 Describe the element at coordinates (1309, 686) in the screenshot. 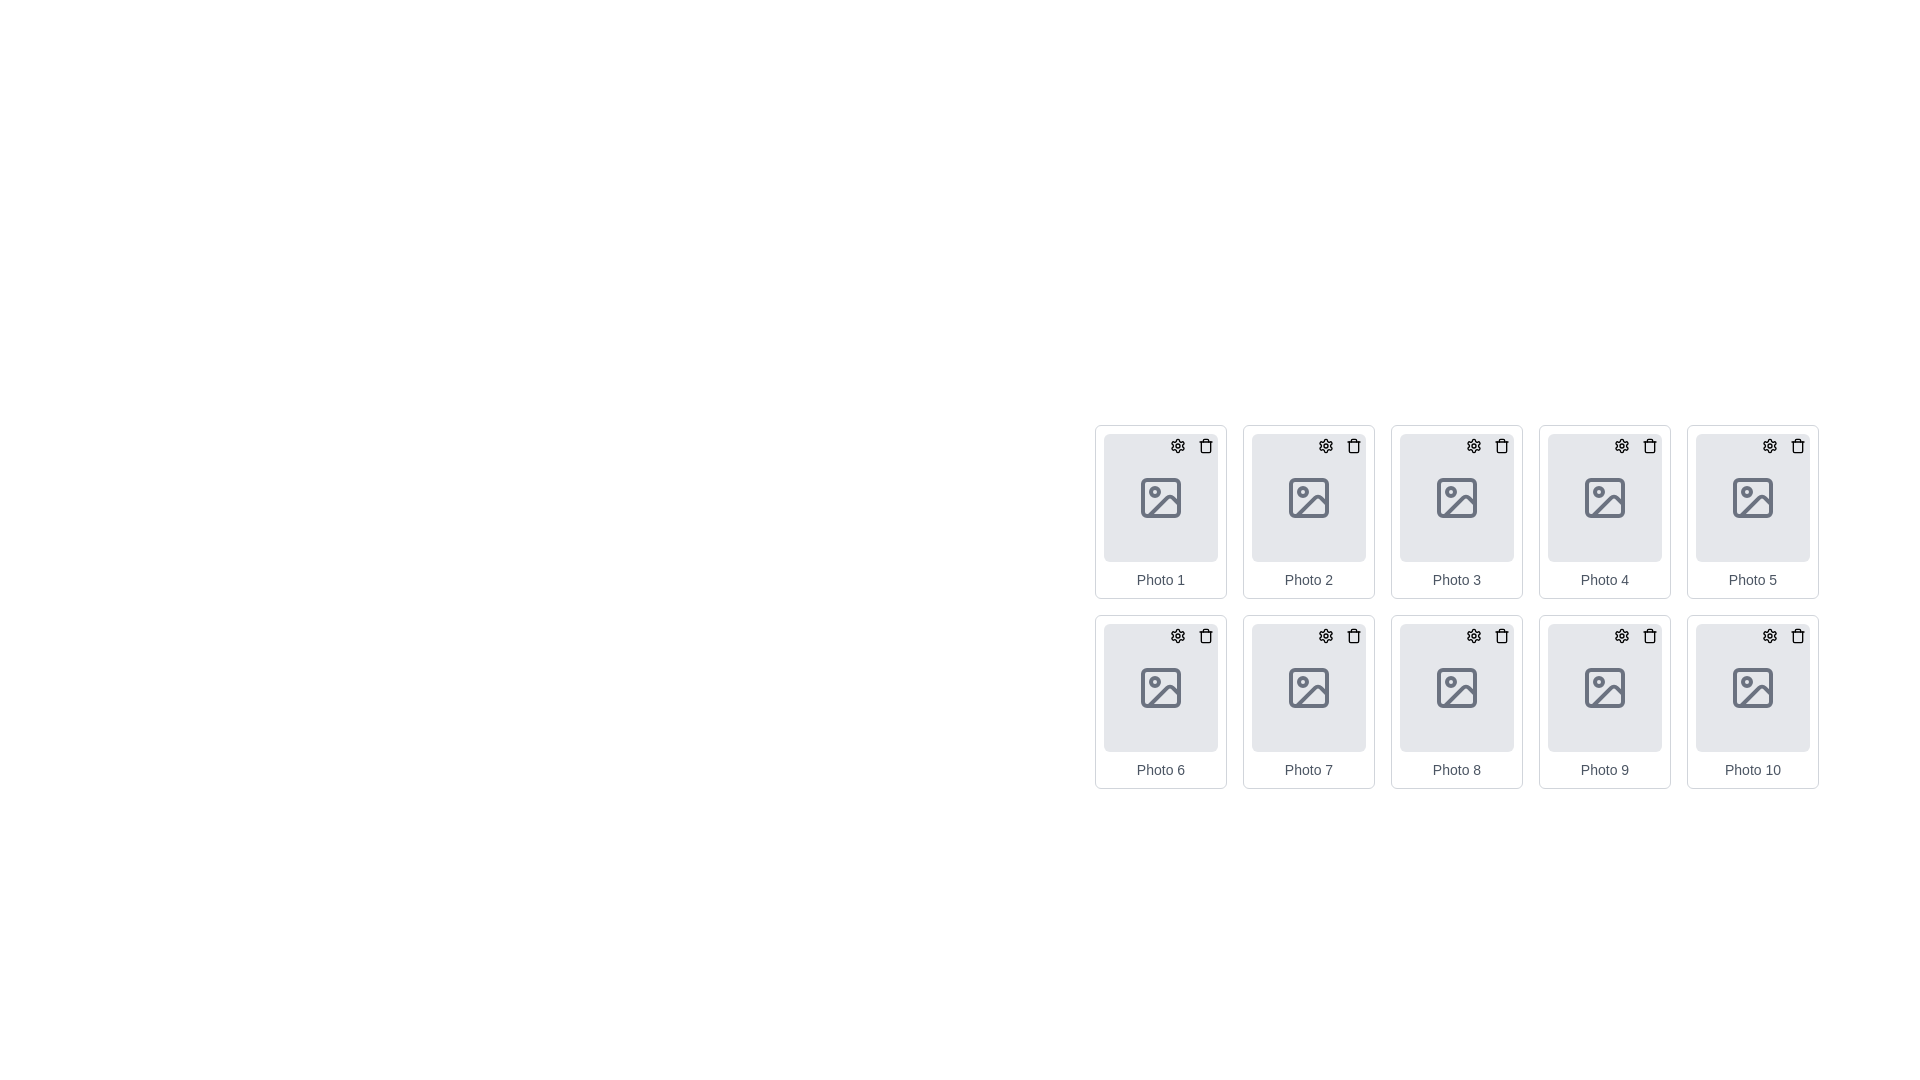

I see `the icon located in the center of the seventh card in a two-row grid layout to interact with the image functionality` at that location.